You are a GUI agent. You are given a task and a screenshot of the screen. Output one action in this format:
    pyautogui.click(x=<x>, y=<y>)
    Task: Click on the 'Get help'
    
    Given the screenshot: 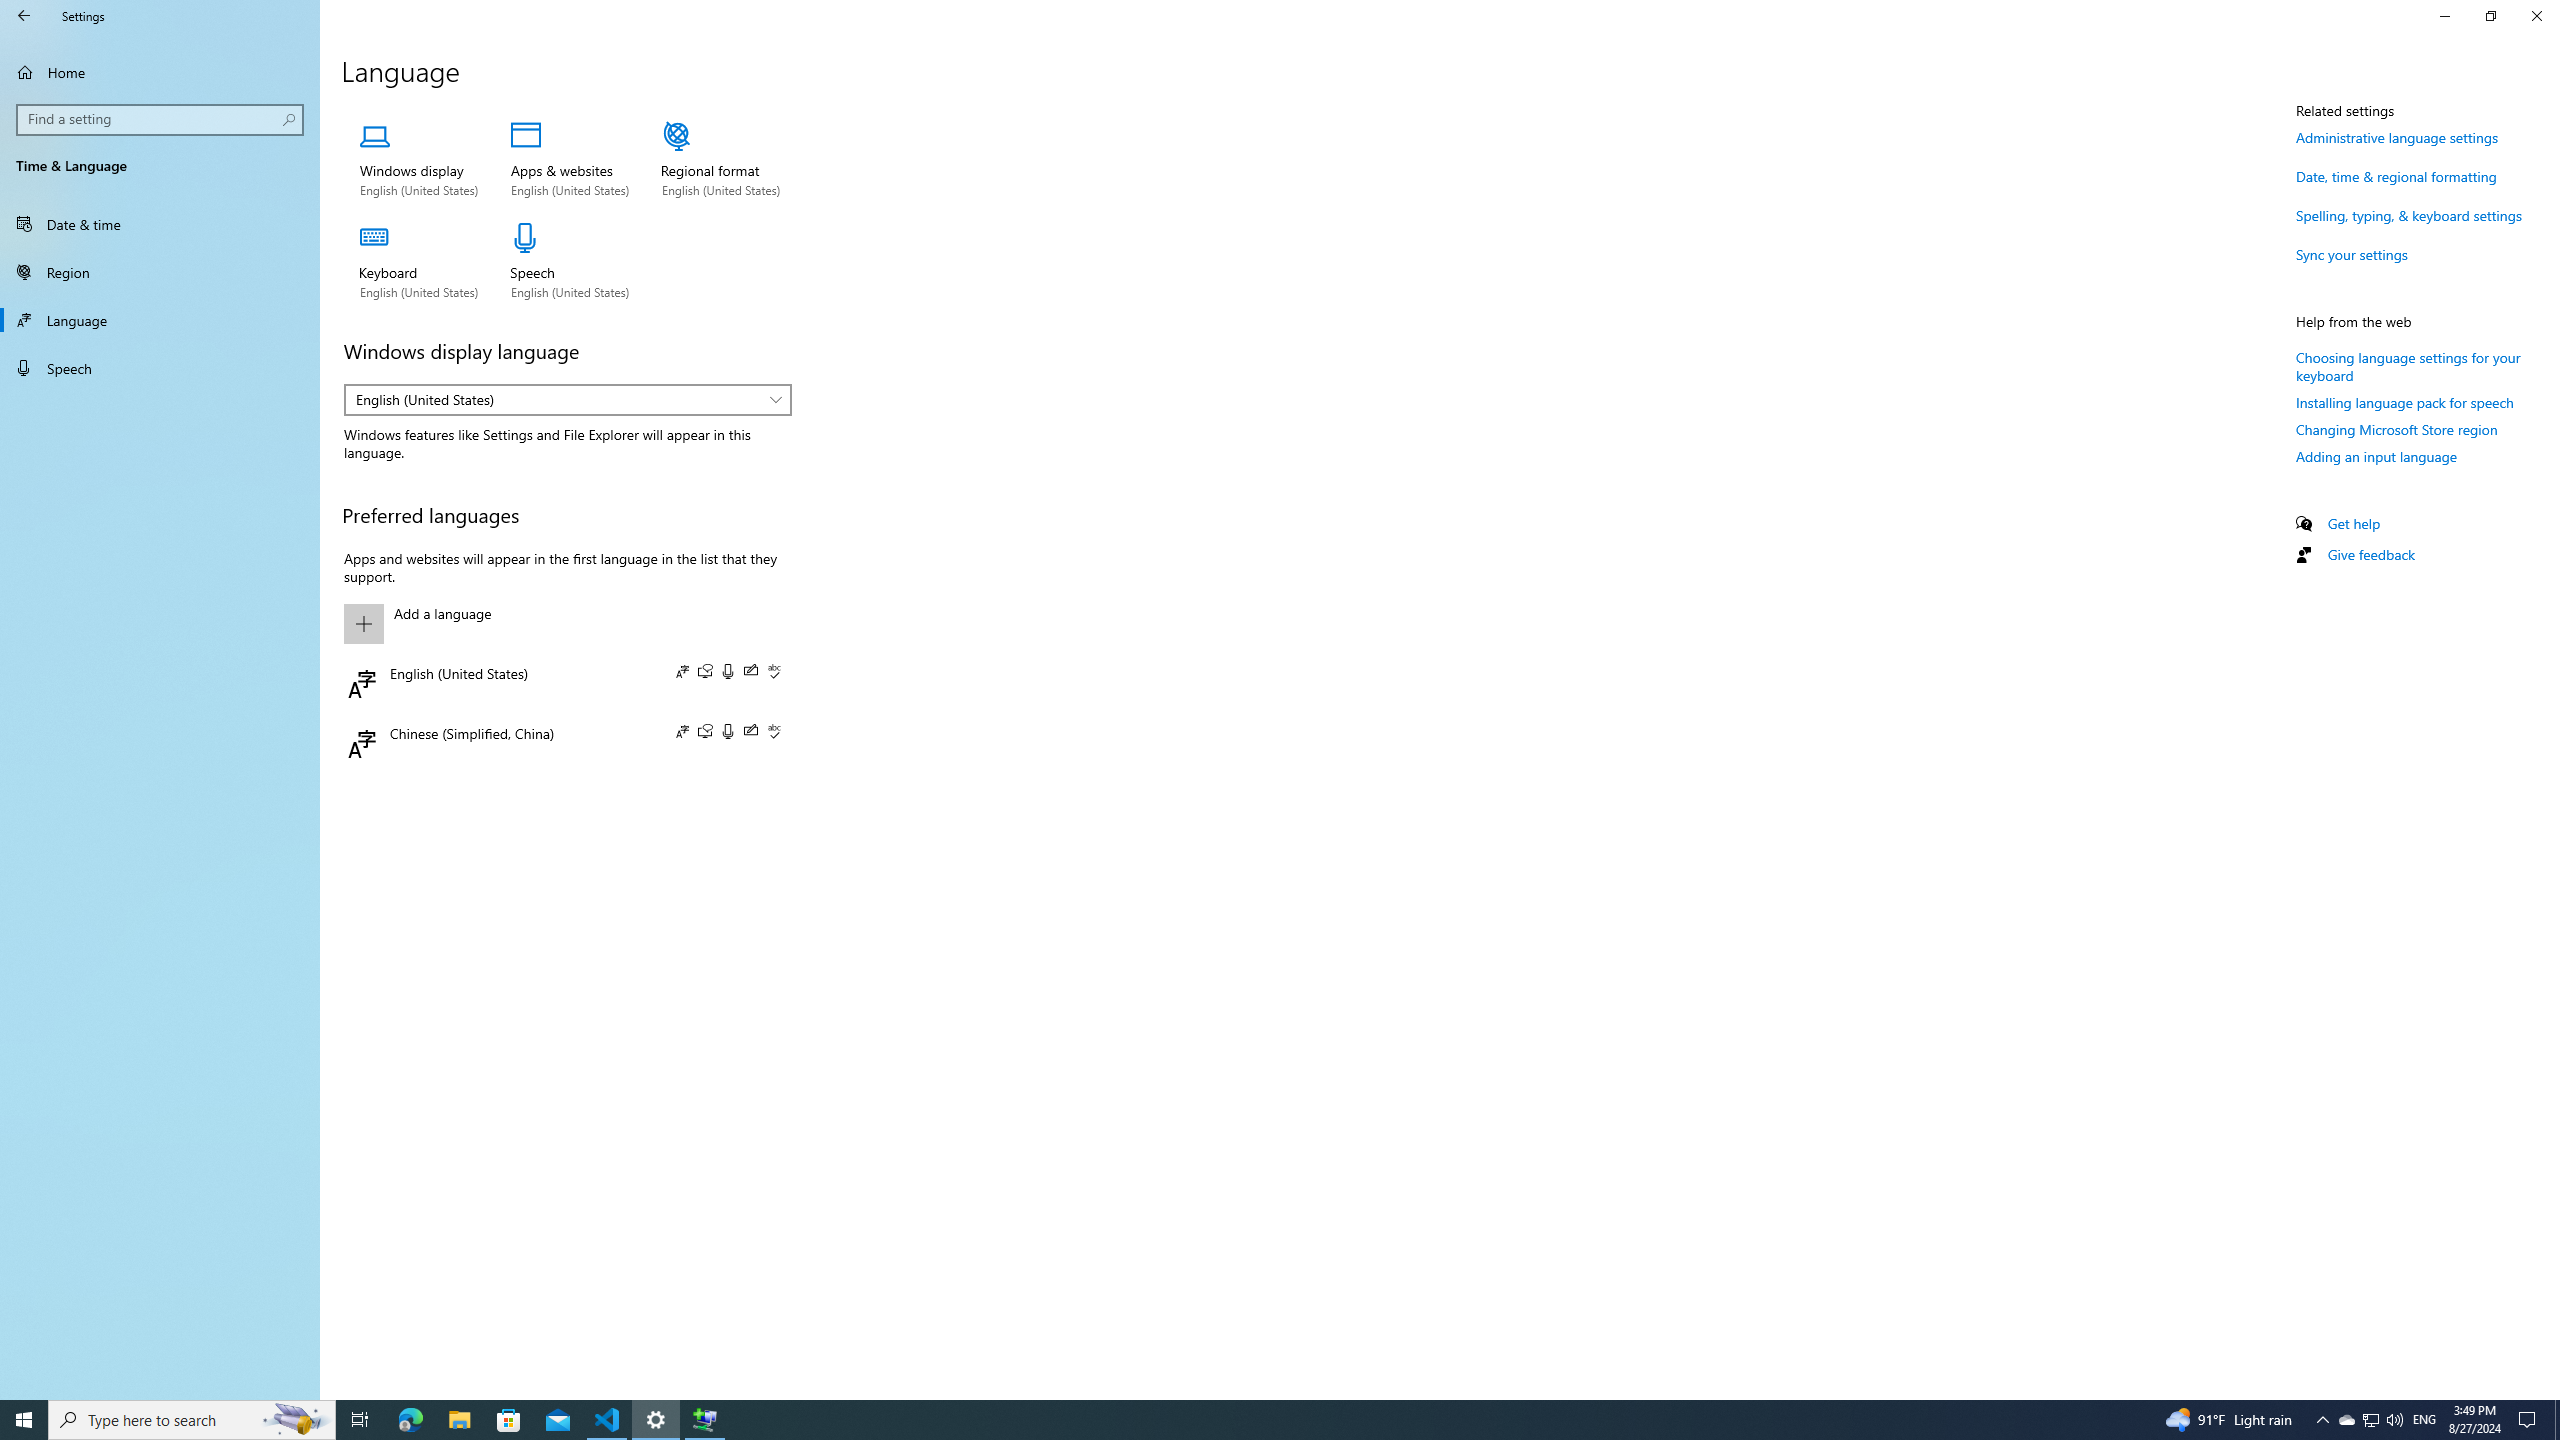 What is the action you would take?
    pyautogui.click(x=2352, y=522)
    